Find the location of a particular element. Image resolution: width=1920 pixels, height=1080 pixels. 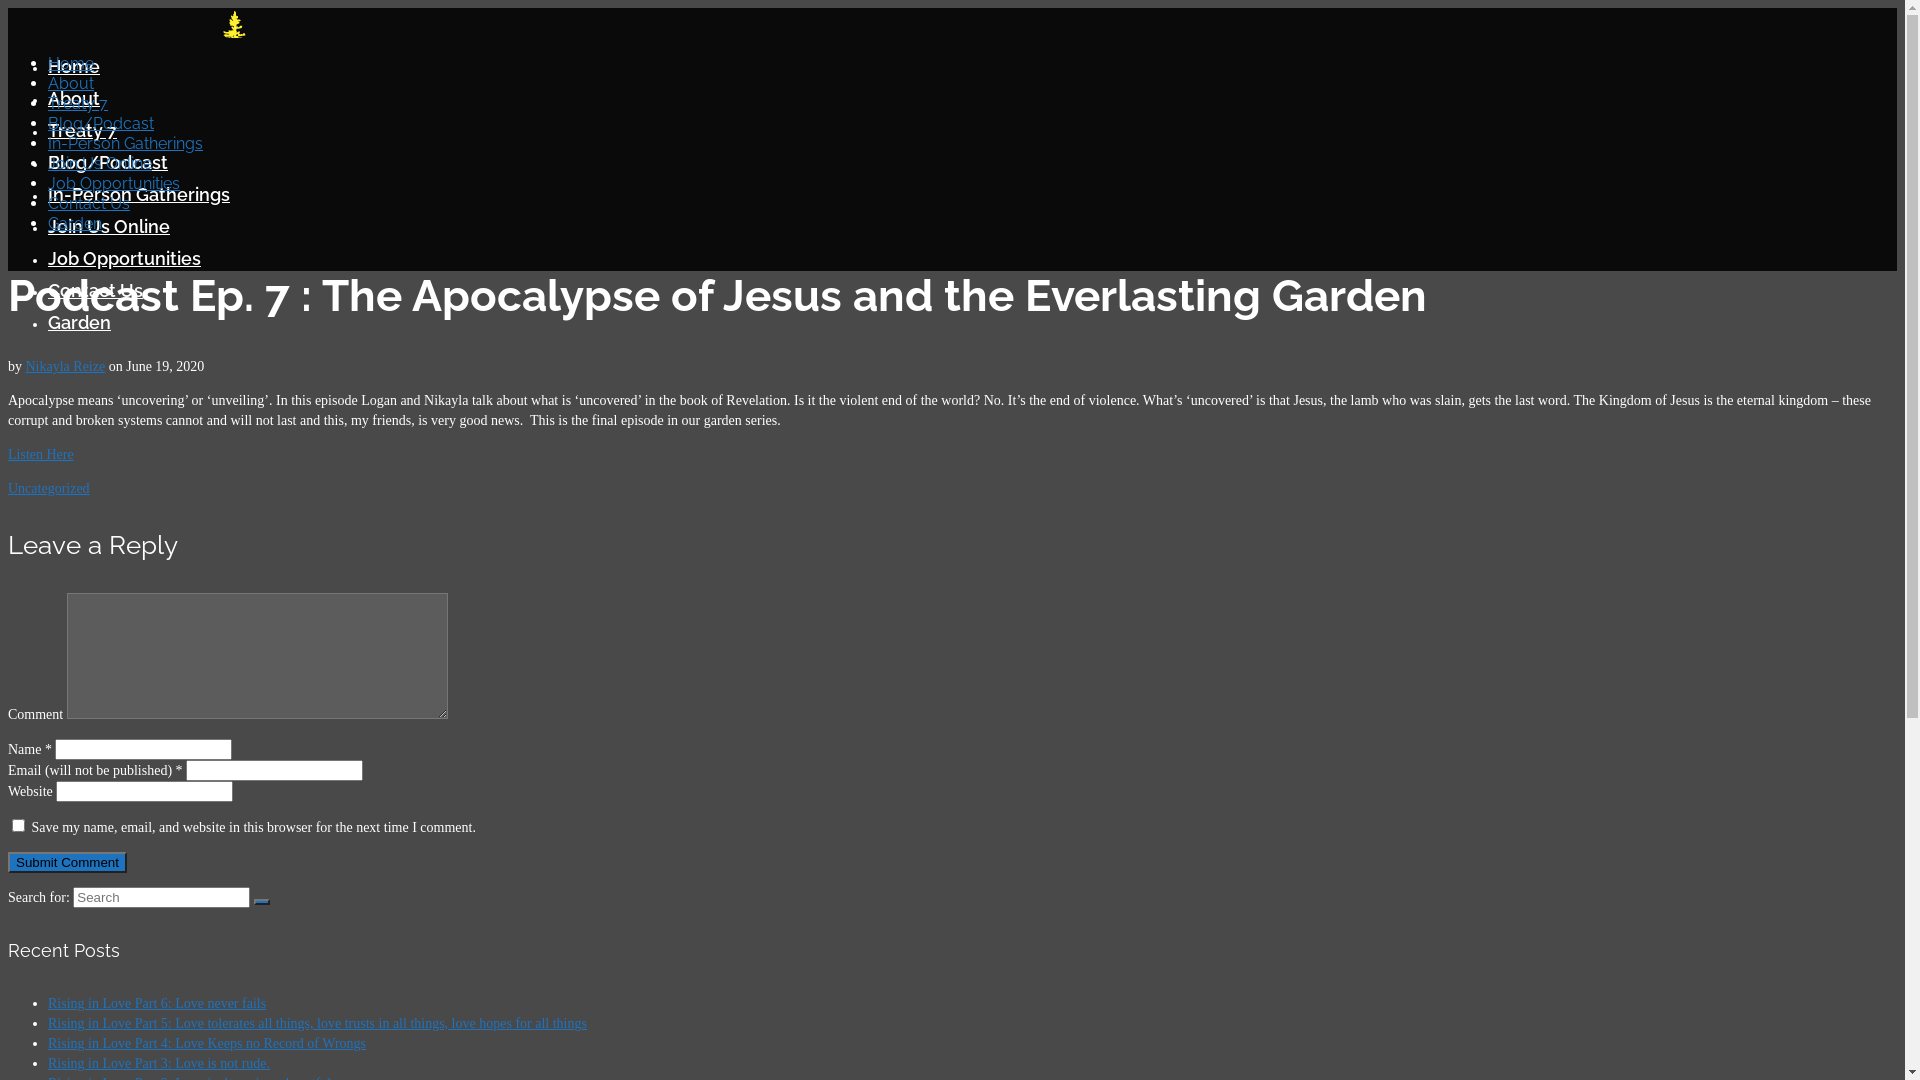

'Blog/Podcast' is located at coordinates (99, 123).